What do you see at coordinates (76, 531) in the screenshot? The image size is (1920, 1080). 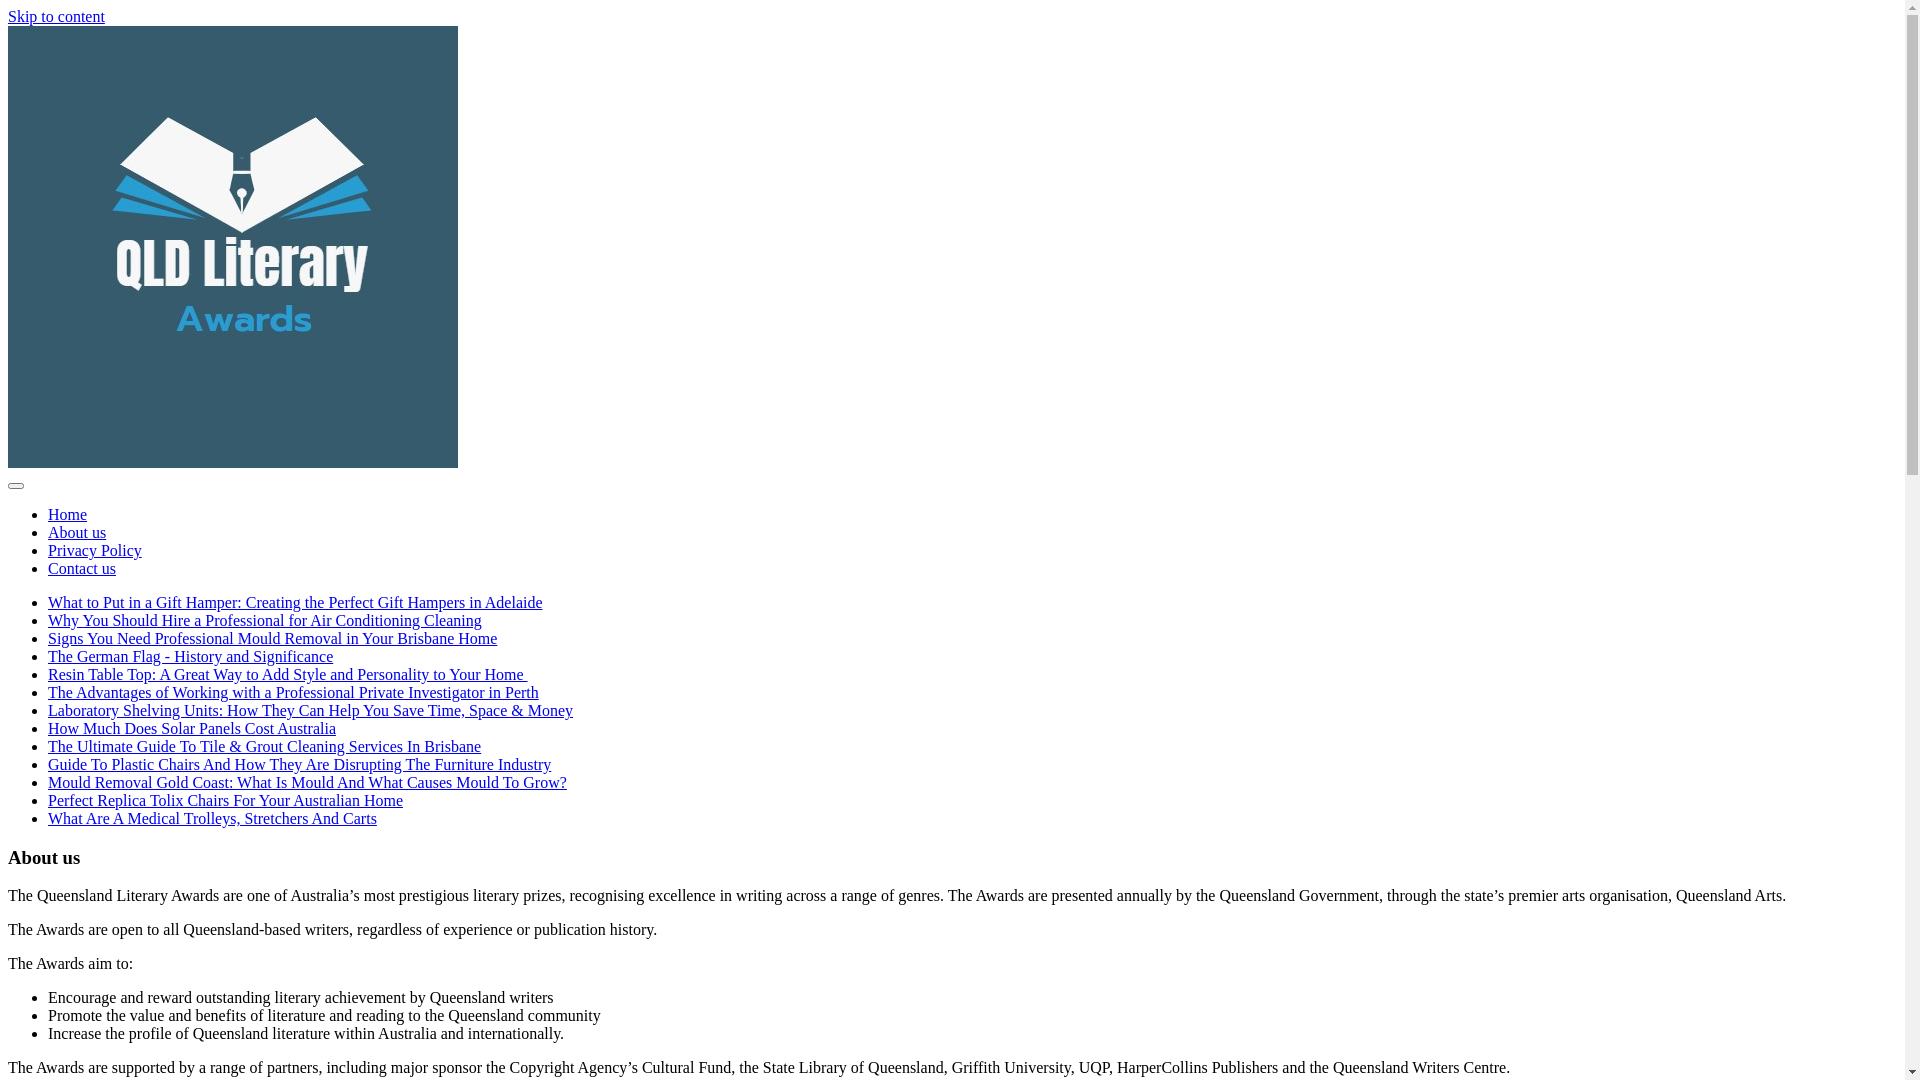 I see `'About us'` at bounding box center [76, 531].